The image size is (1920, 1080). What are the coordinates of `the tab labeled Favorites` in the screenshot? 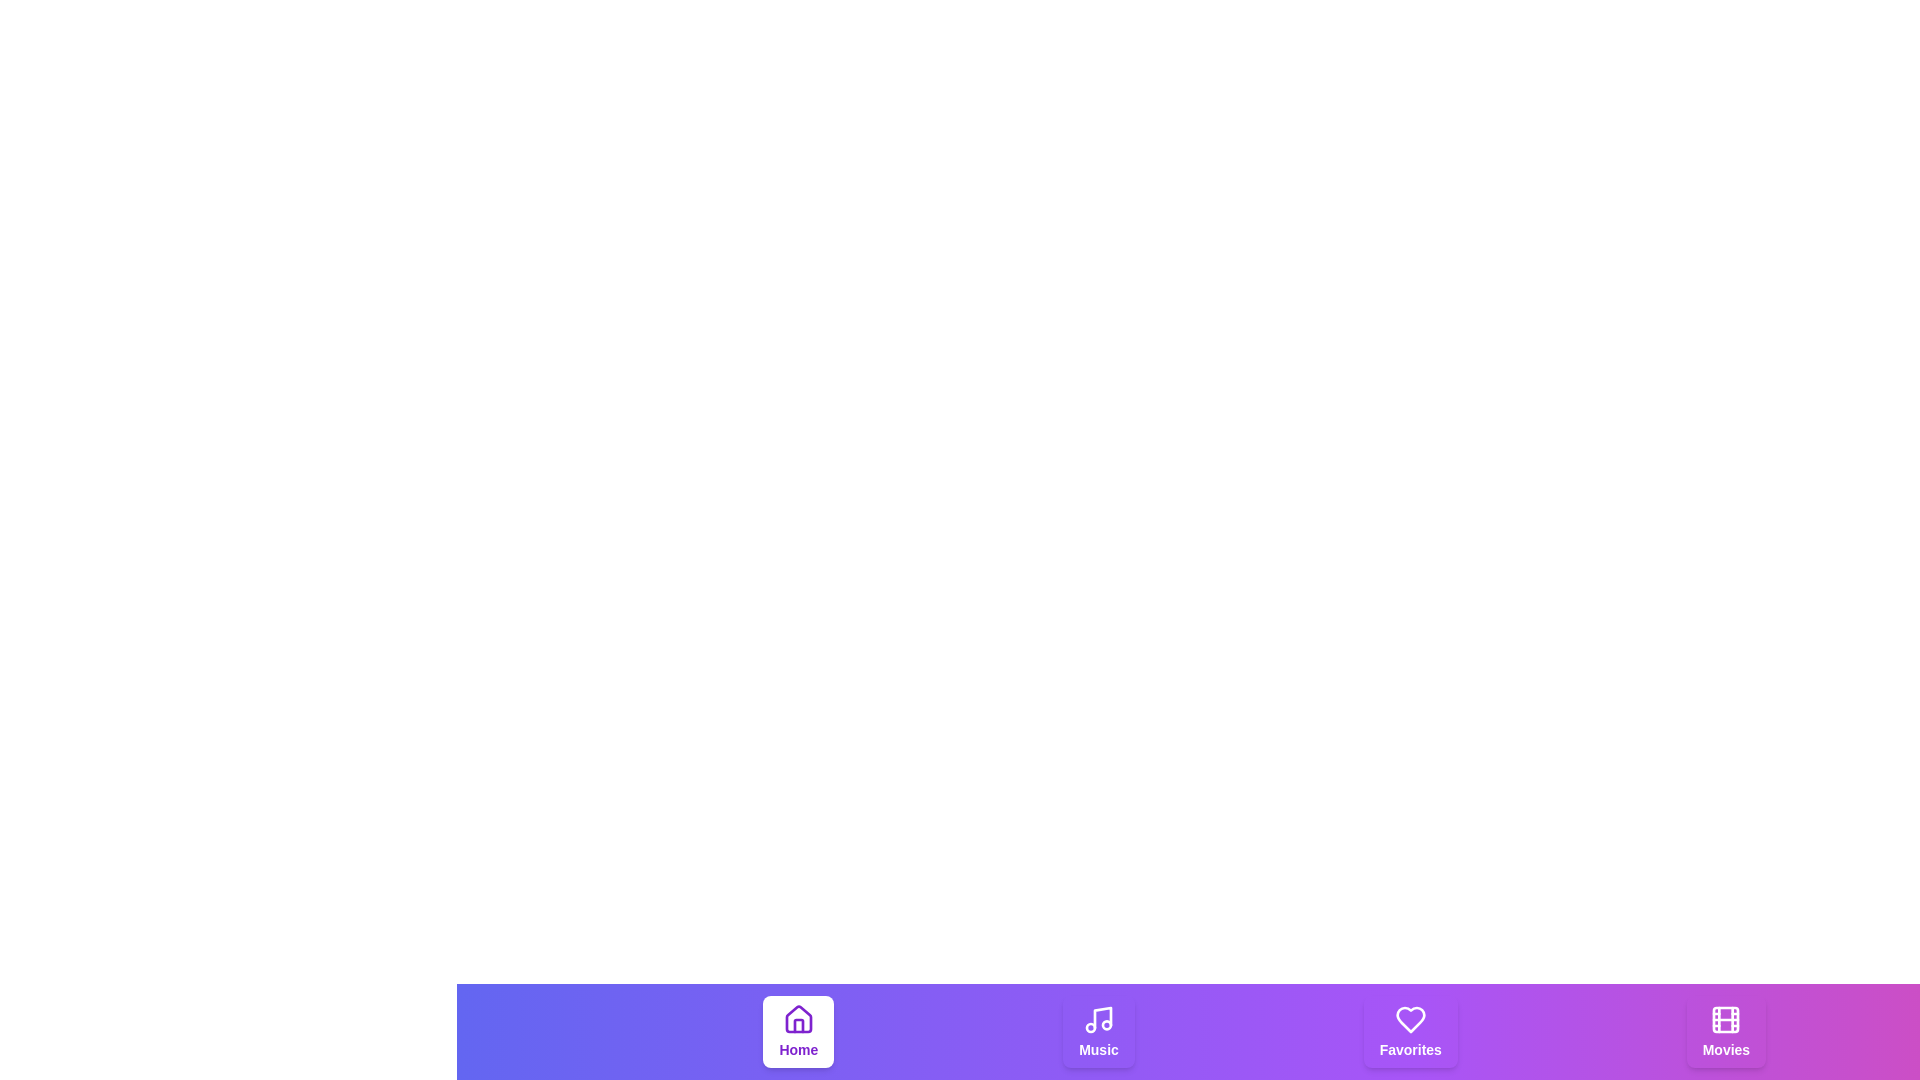 It's located at (1409, 1032).